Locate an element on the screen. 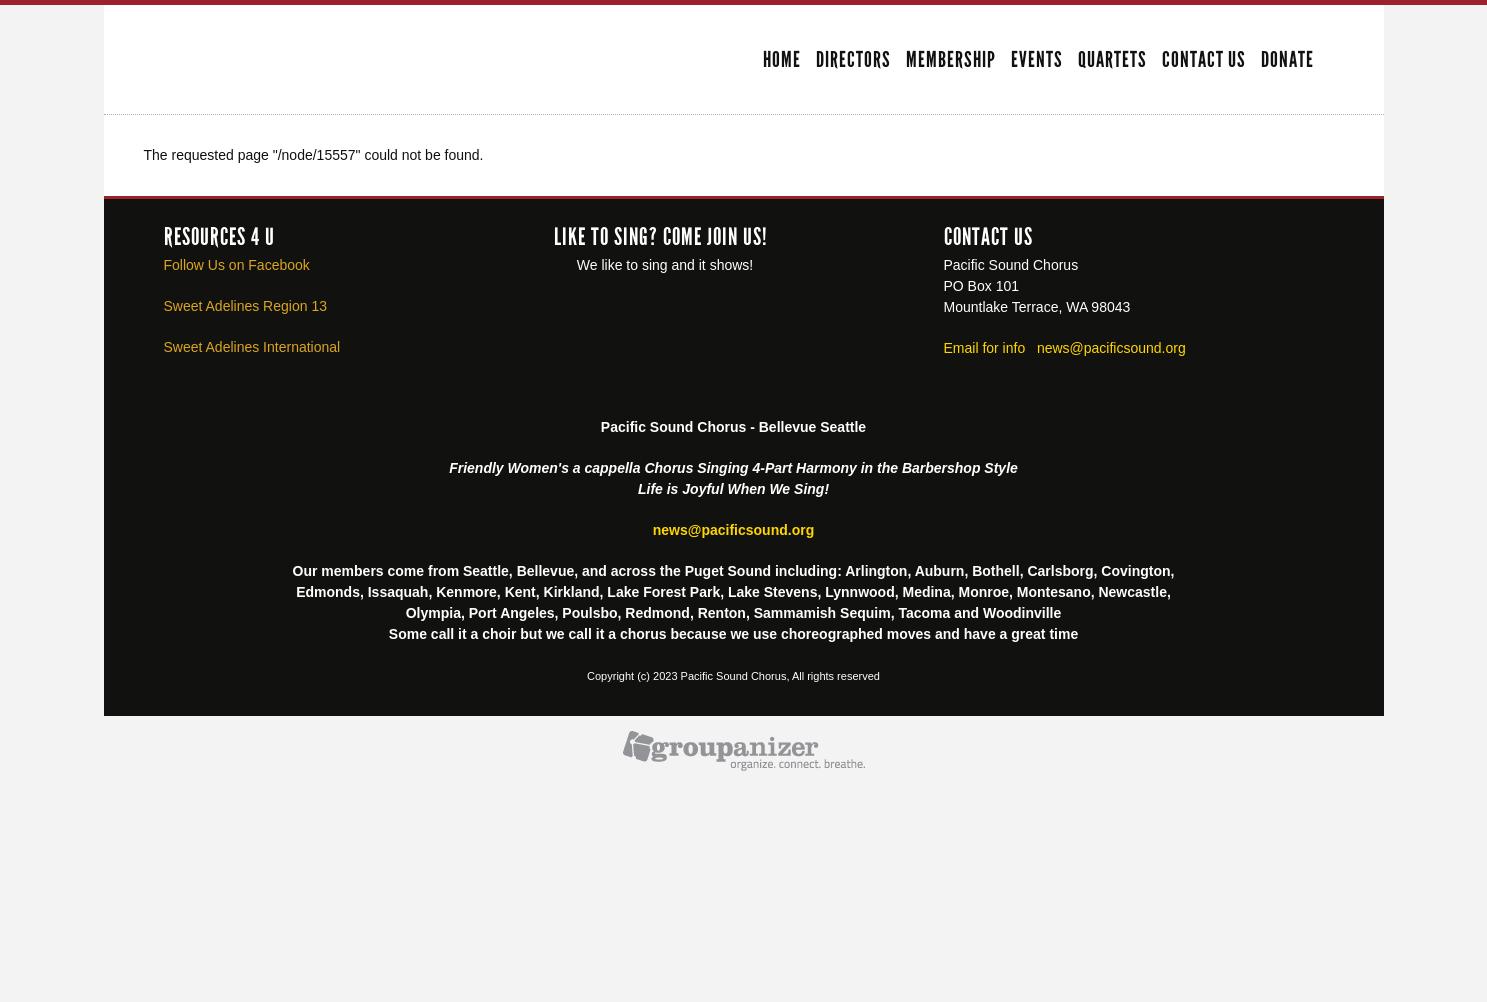  'PO Box 101' is located at coordinates (980, 283).